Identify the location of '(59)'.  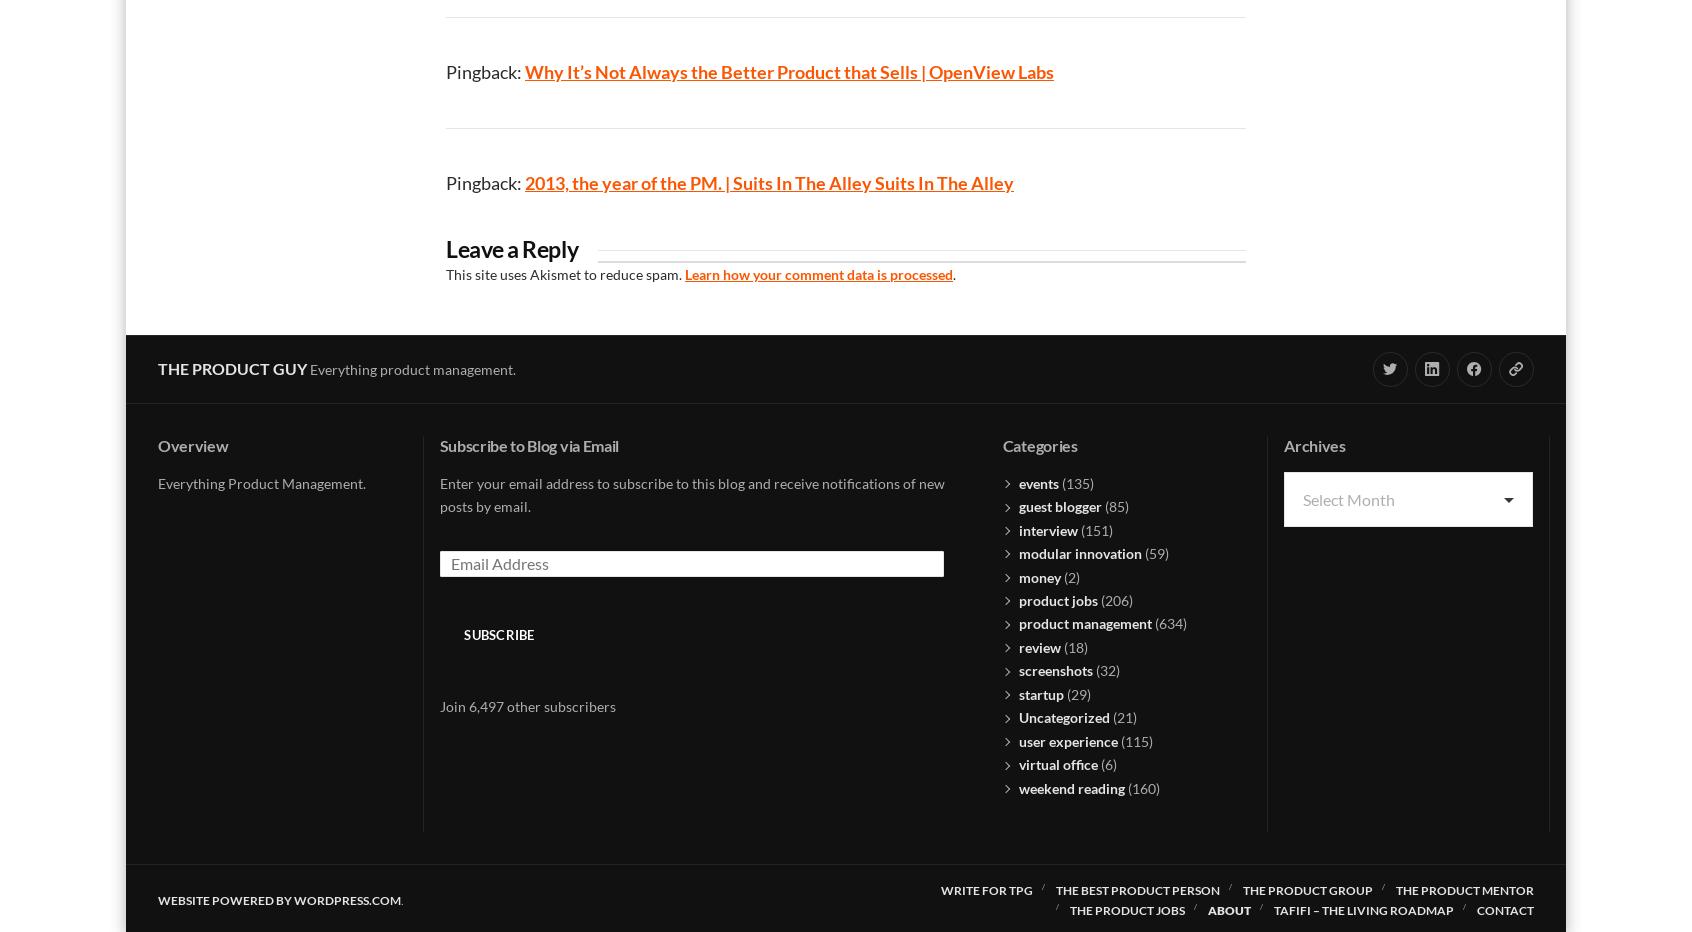
(1154, 553).